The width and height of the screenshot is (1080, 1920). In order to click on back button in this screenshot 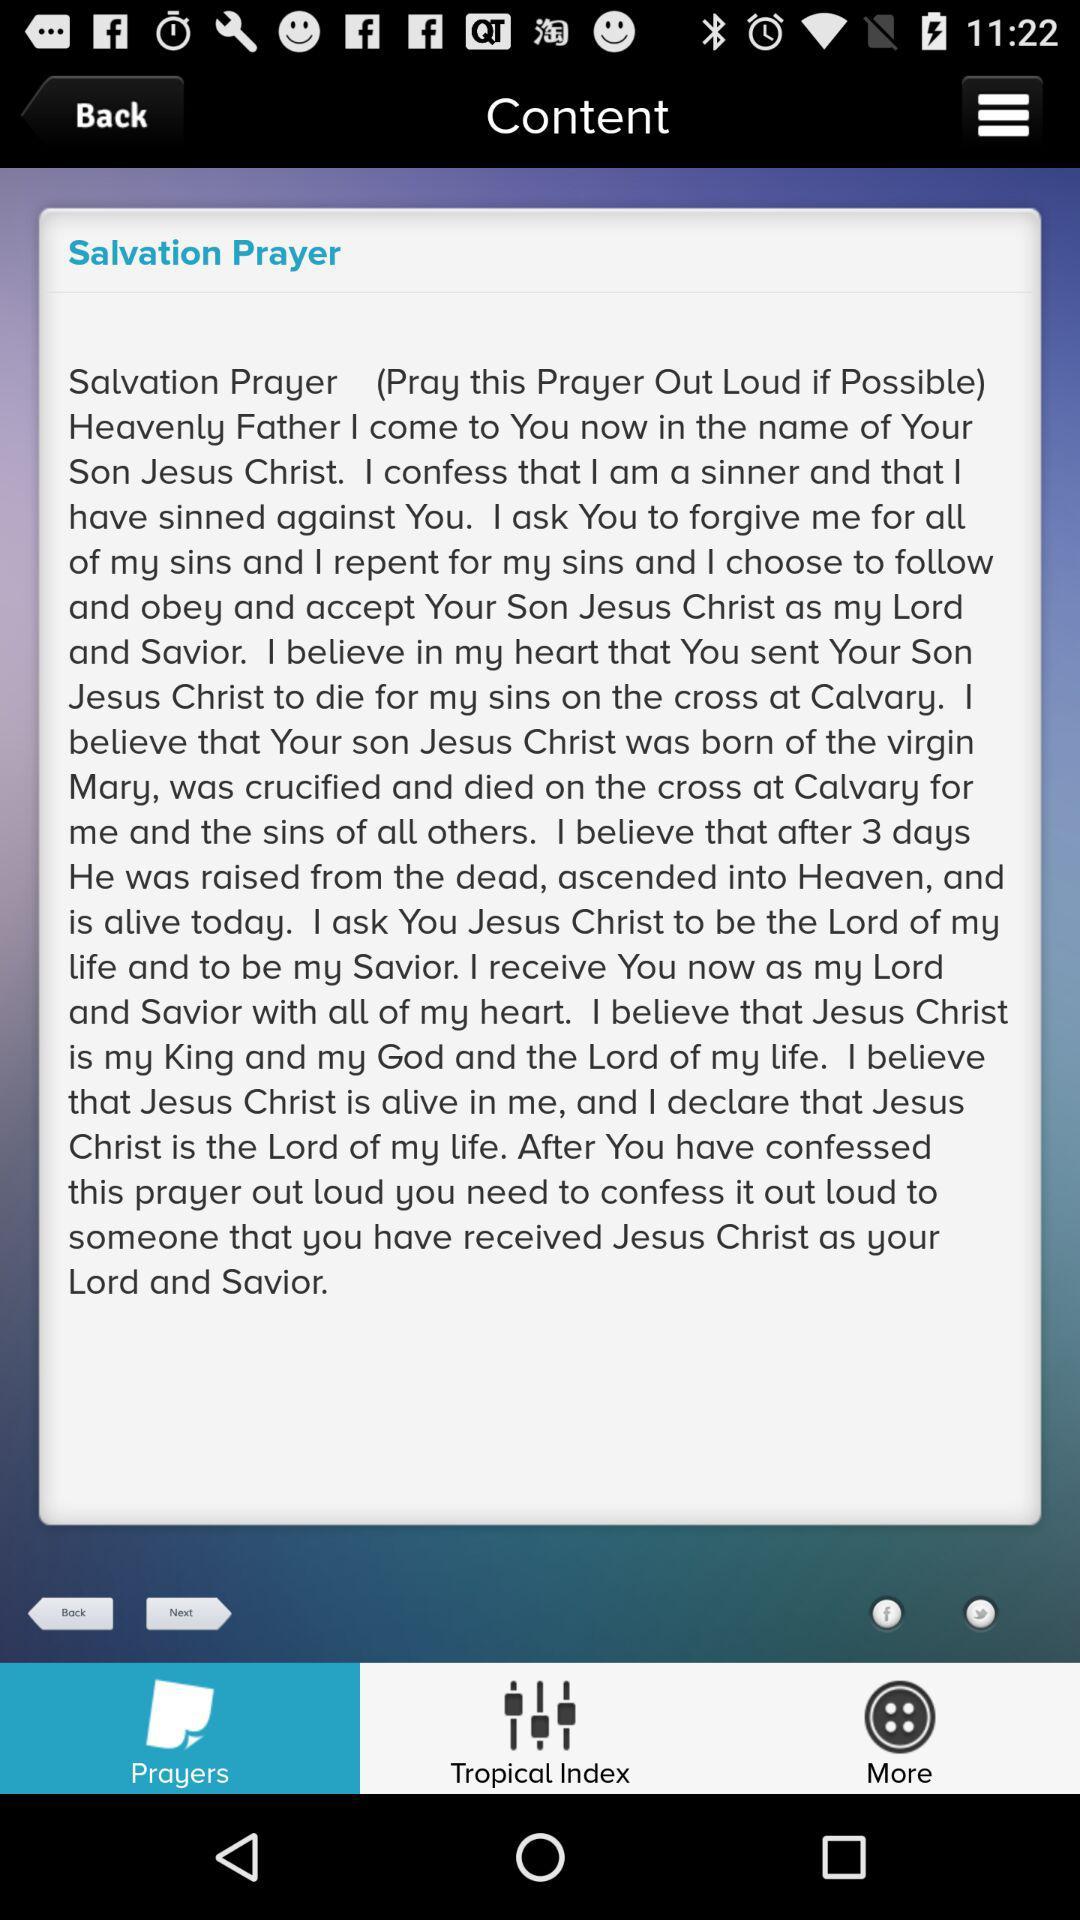, I will do `click(70, 1613)`.